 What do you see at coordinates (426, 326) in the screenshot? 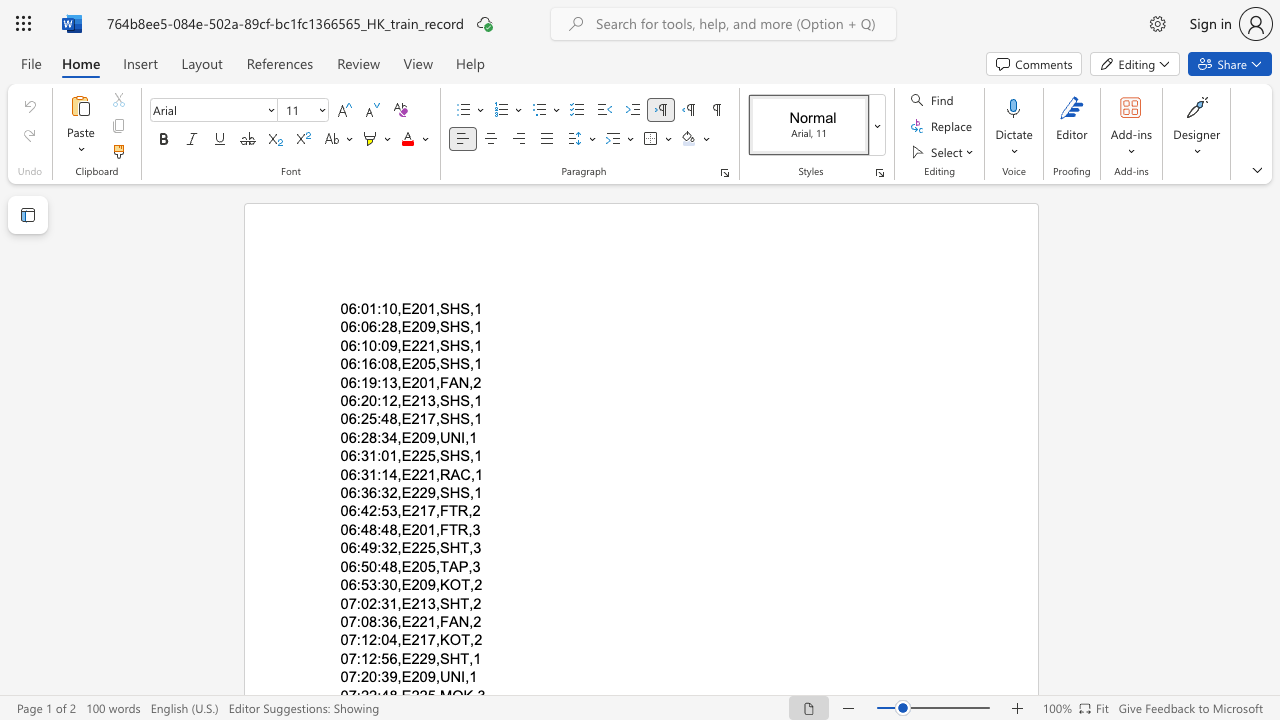
I see `the subset text "9,SHS" within the text "06:06:28,E209,SHS,1"` at bounding box center [426, 326].